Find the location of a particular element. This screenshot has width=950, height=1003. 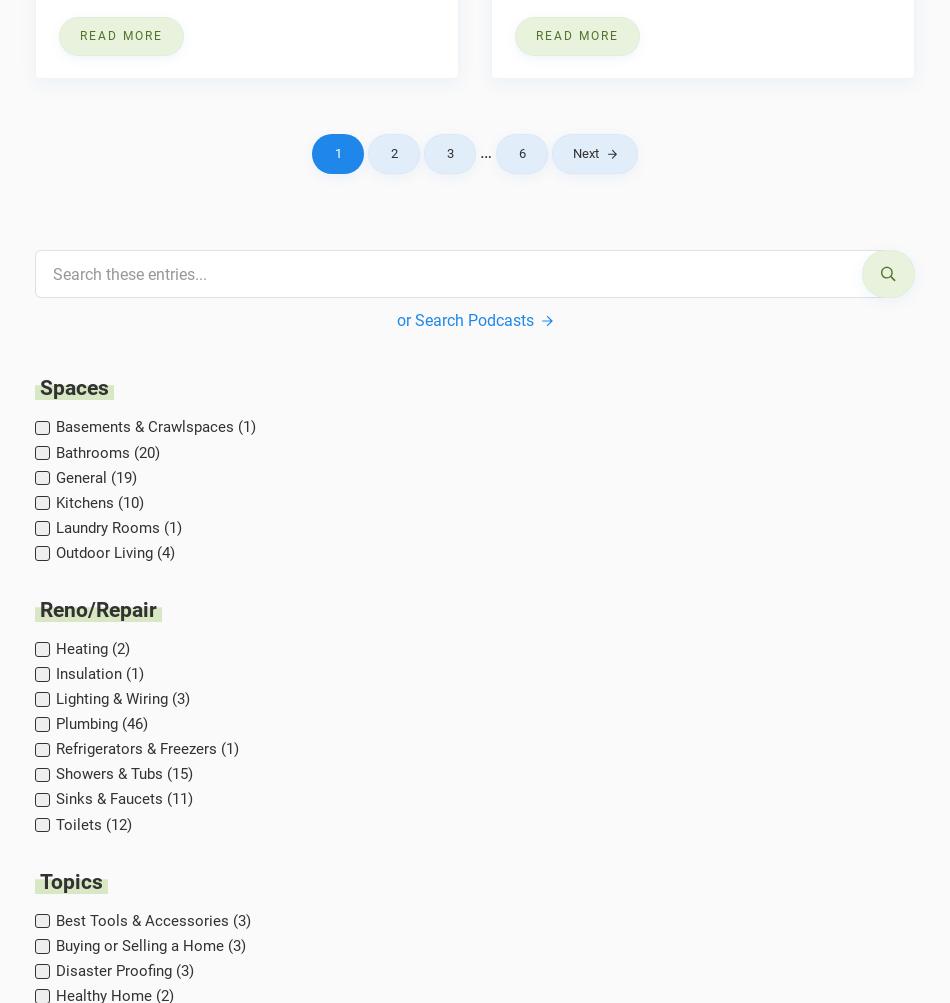

'or Search Podcasts' is located at coordinates (463, 319).